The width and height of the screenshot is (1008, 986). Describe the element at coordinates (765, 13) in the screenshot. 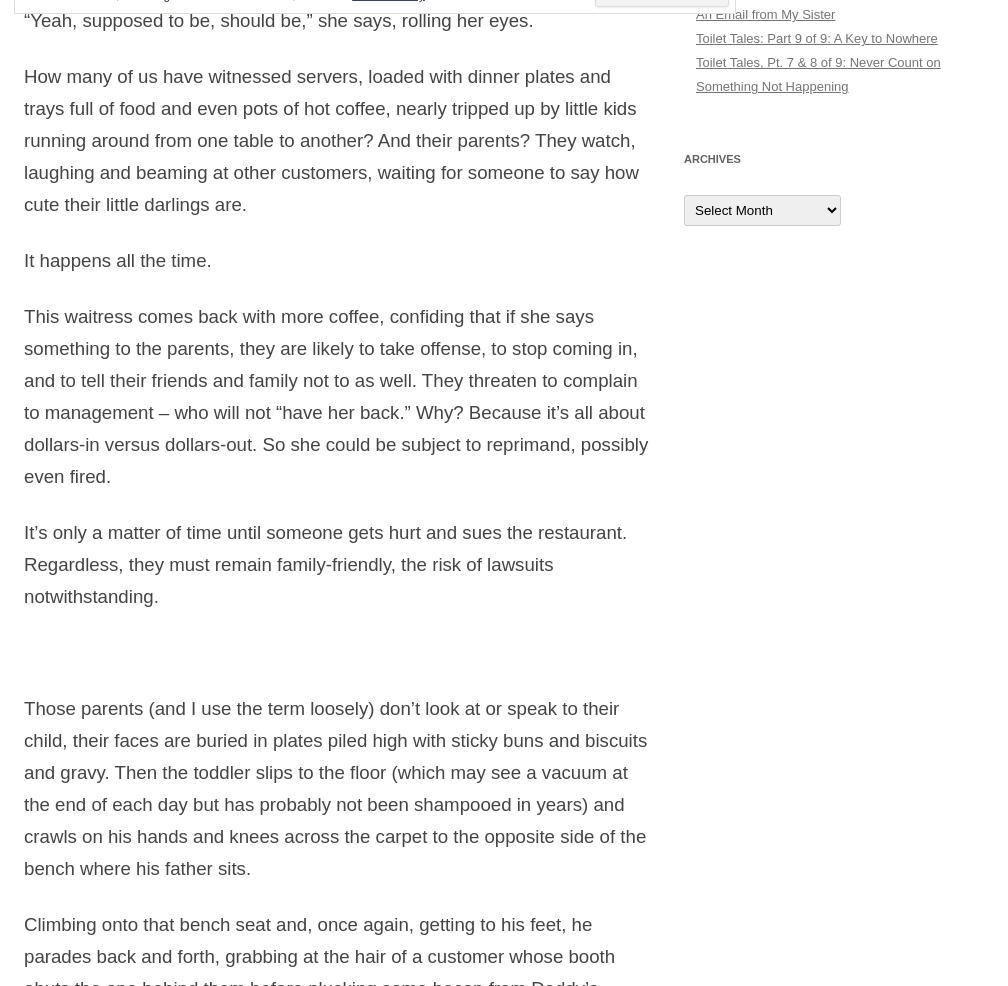

I see `'An Email from My Sister'` at that location.